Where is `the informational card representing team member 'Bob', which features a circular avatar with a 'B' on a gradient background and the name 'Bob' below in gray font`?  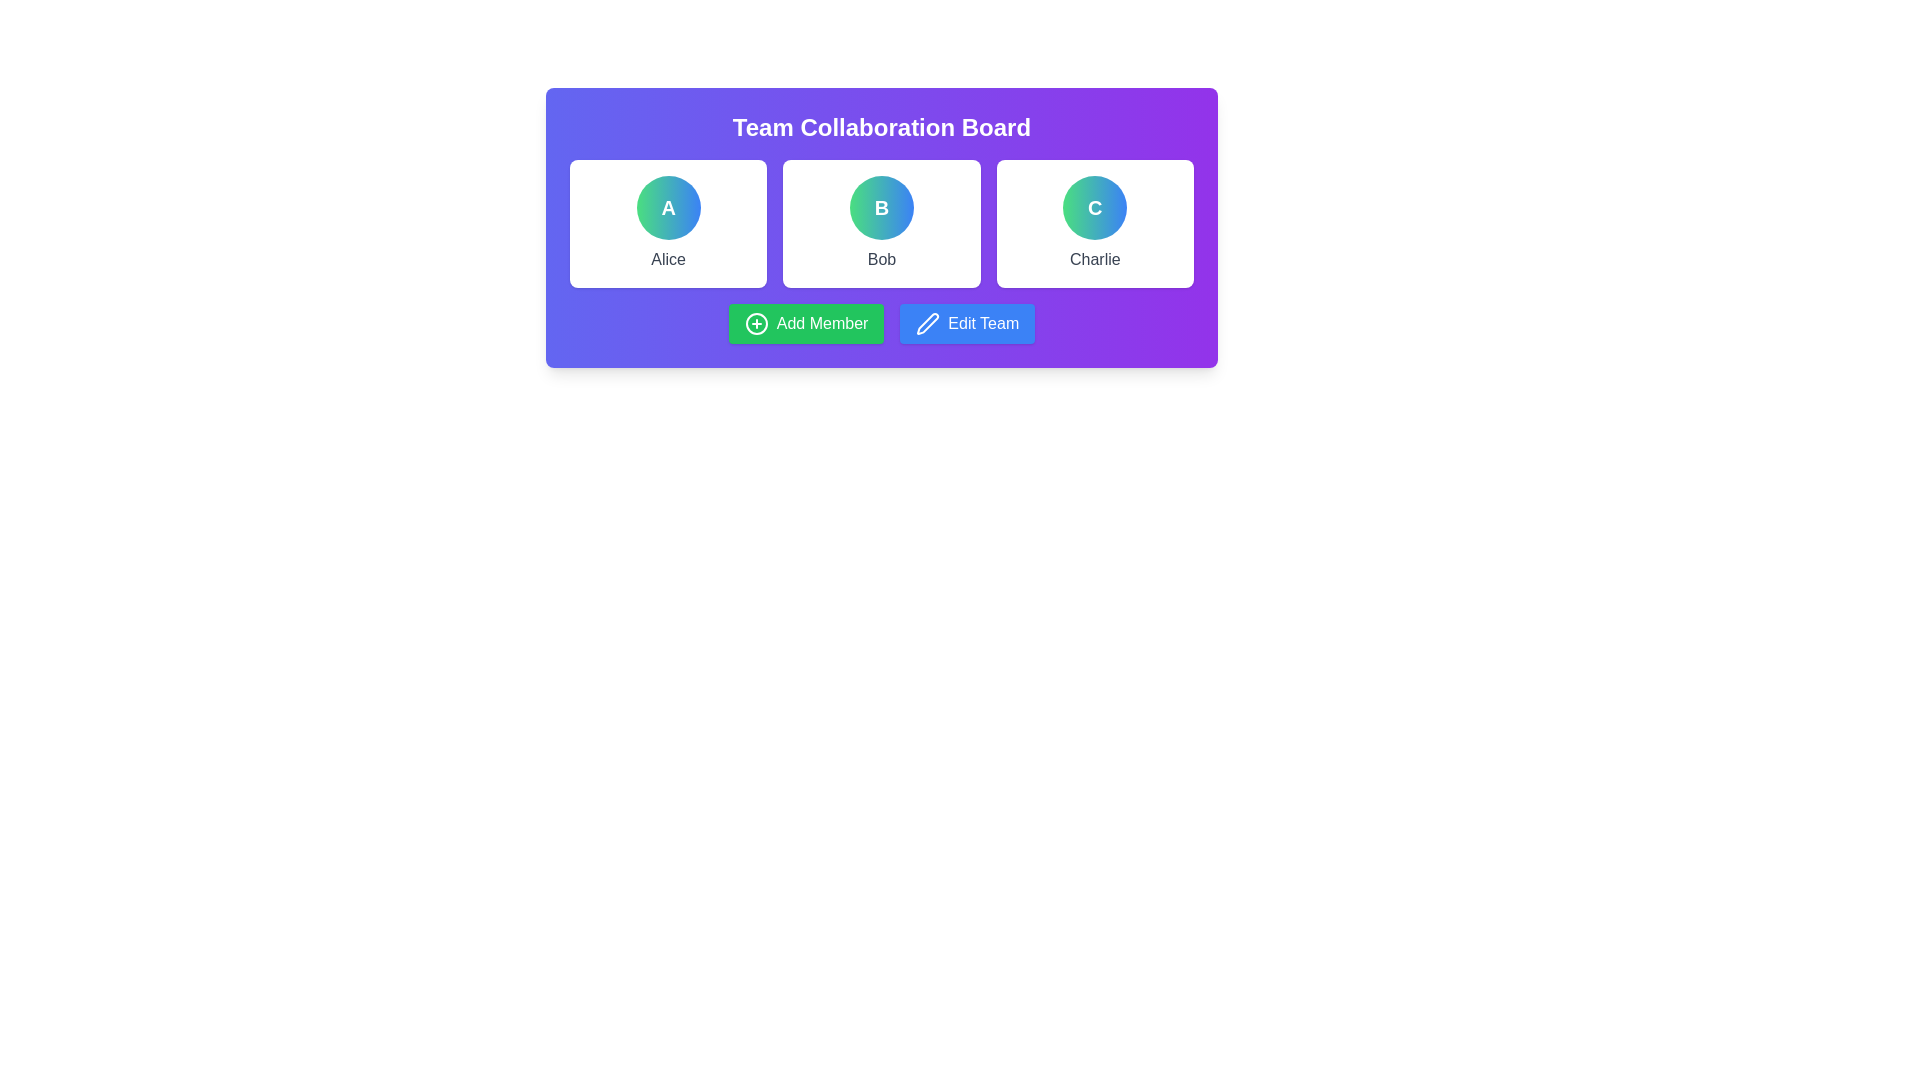 the informational card representing team member 'Bob', which features a circular avatar with a 'B' on a gradient background and the name 'Bob' below in gray font is located at coordinates (881, 226).